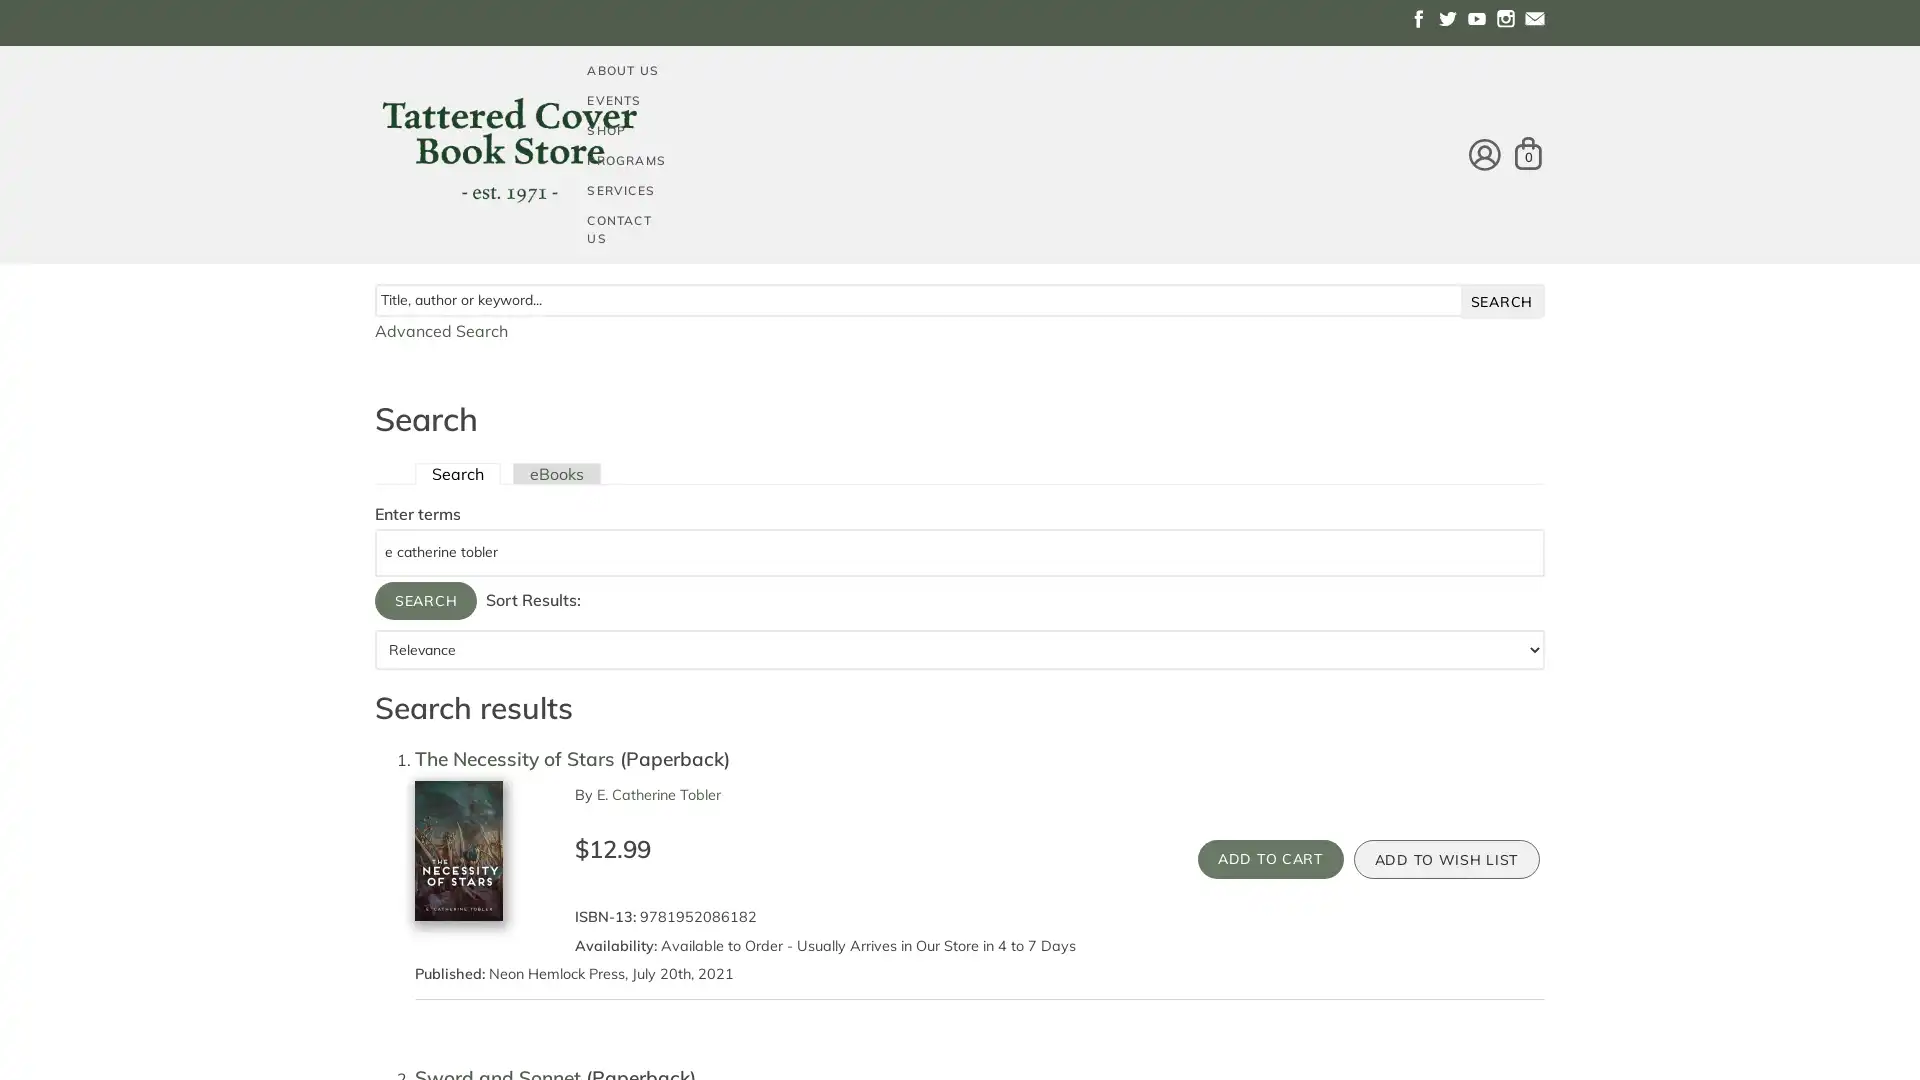 The width and height of the screenshot is (1920, 1080). I want to click on search, so click(1501, 301).